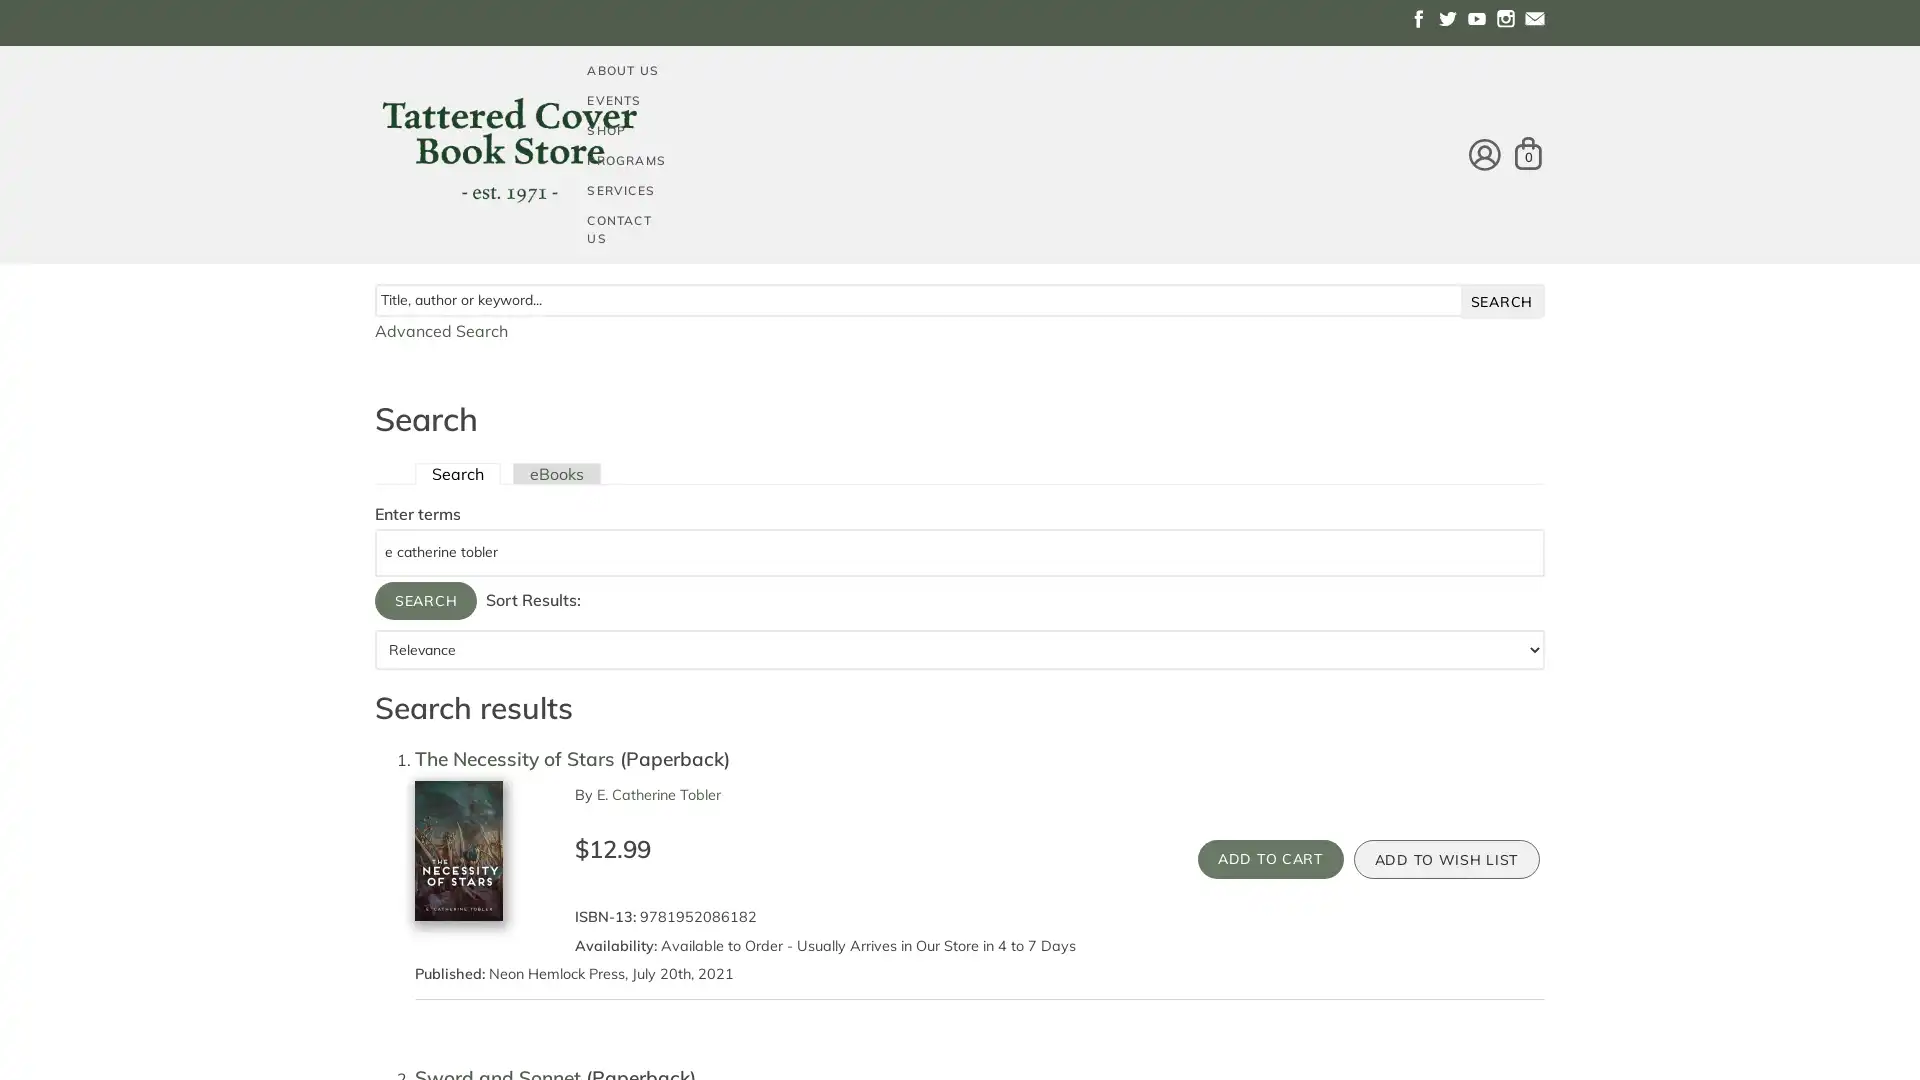 The width and height of the screenshot is (1920, 1080). I want to click on search, so click(1501, 301).